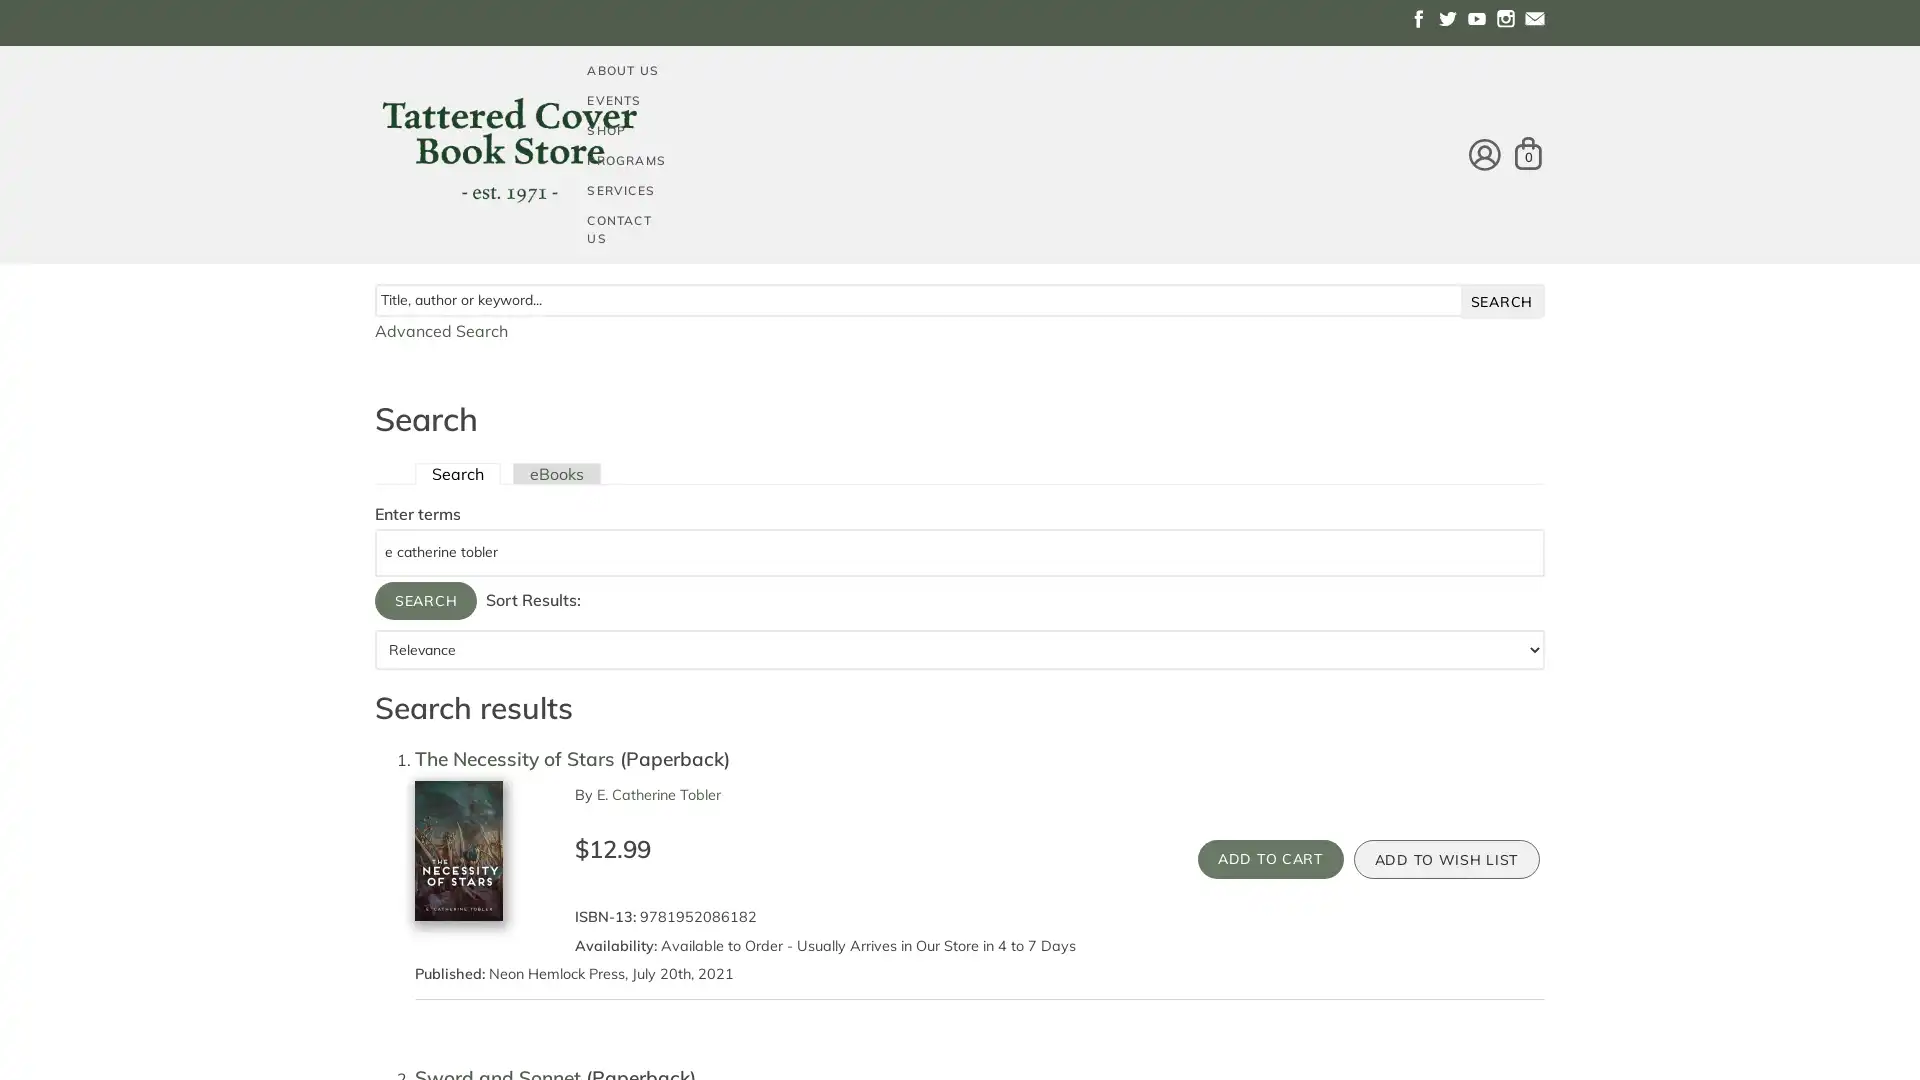 The width and height of the screenshot is (1920, 1080). I want to click on search, so click(1501, 301).